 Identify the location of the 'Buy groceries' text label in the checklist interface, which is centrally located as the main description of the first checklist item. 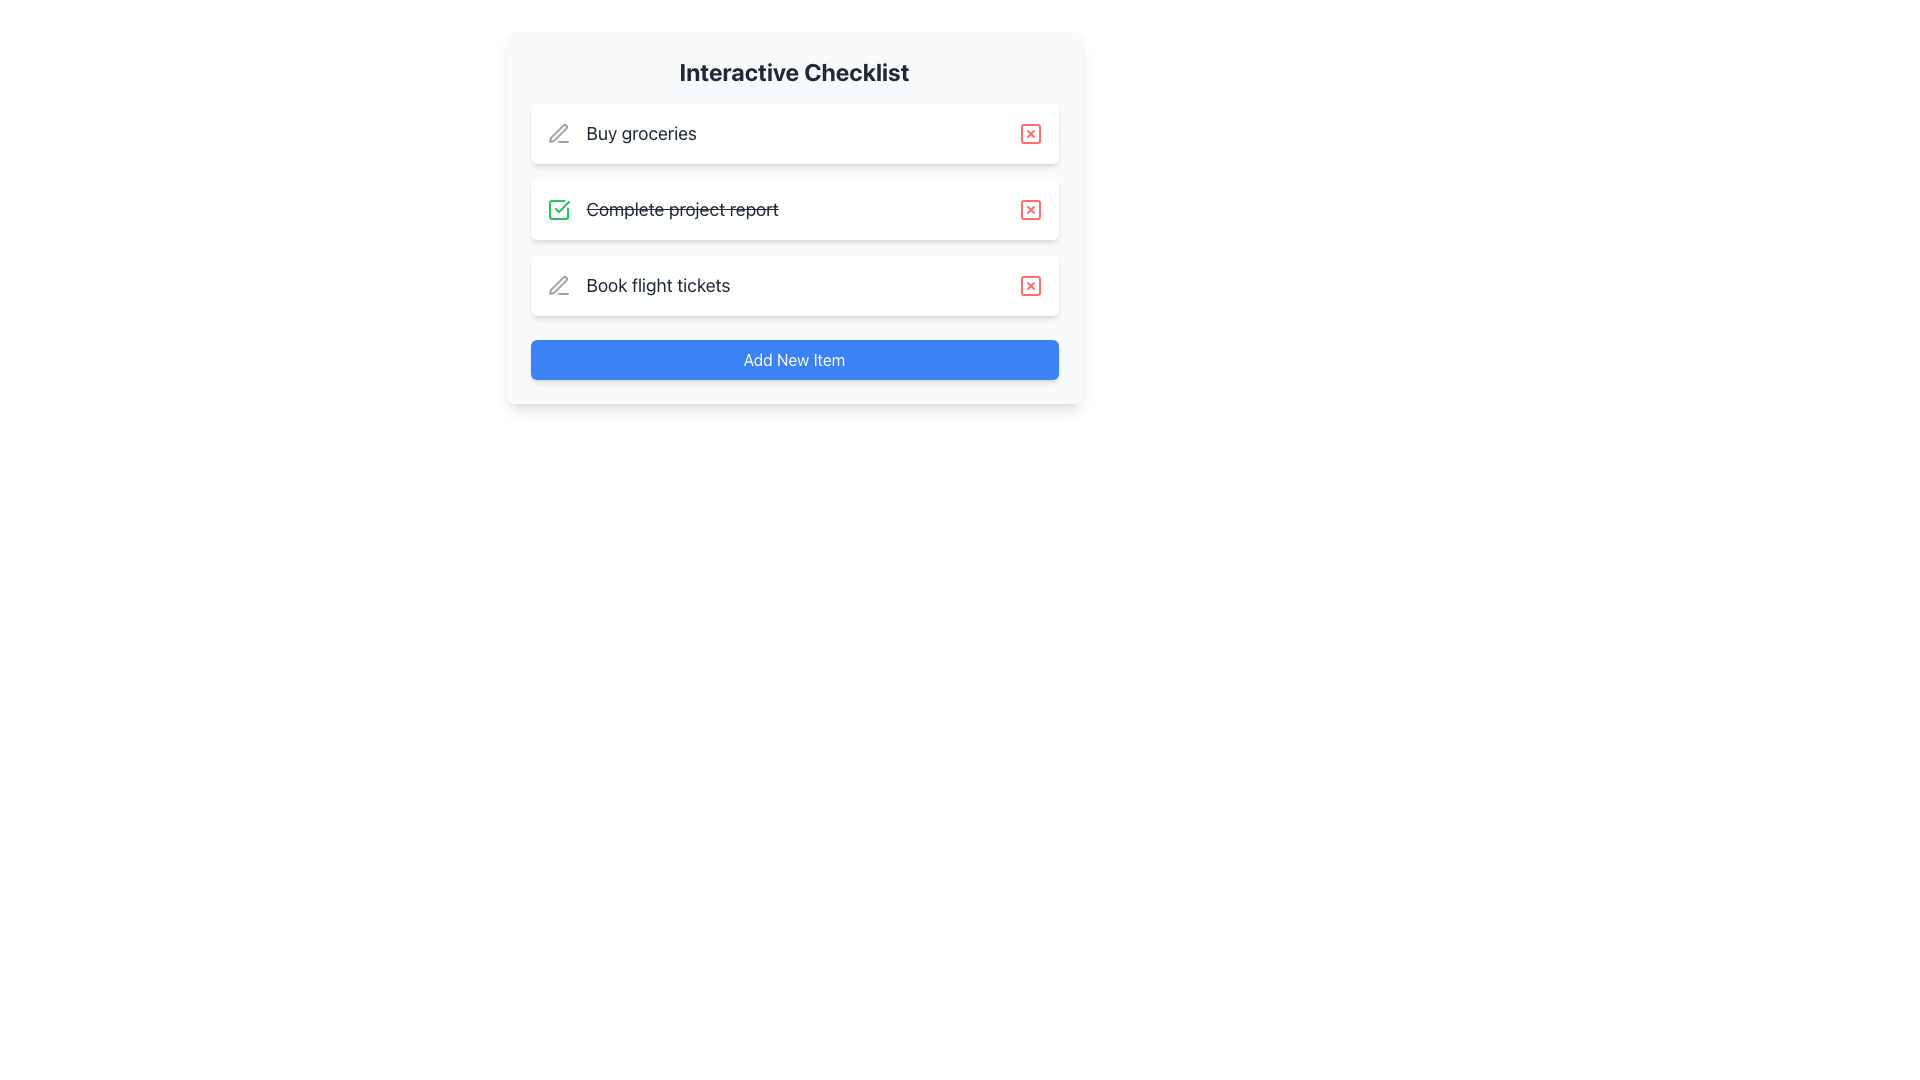
(641, 134).